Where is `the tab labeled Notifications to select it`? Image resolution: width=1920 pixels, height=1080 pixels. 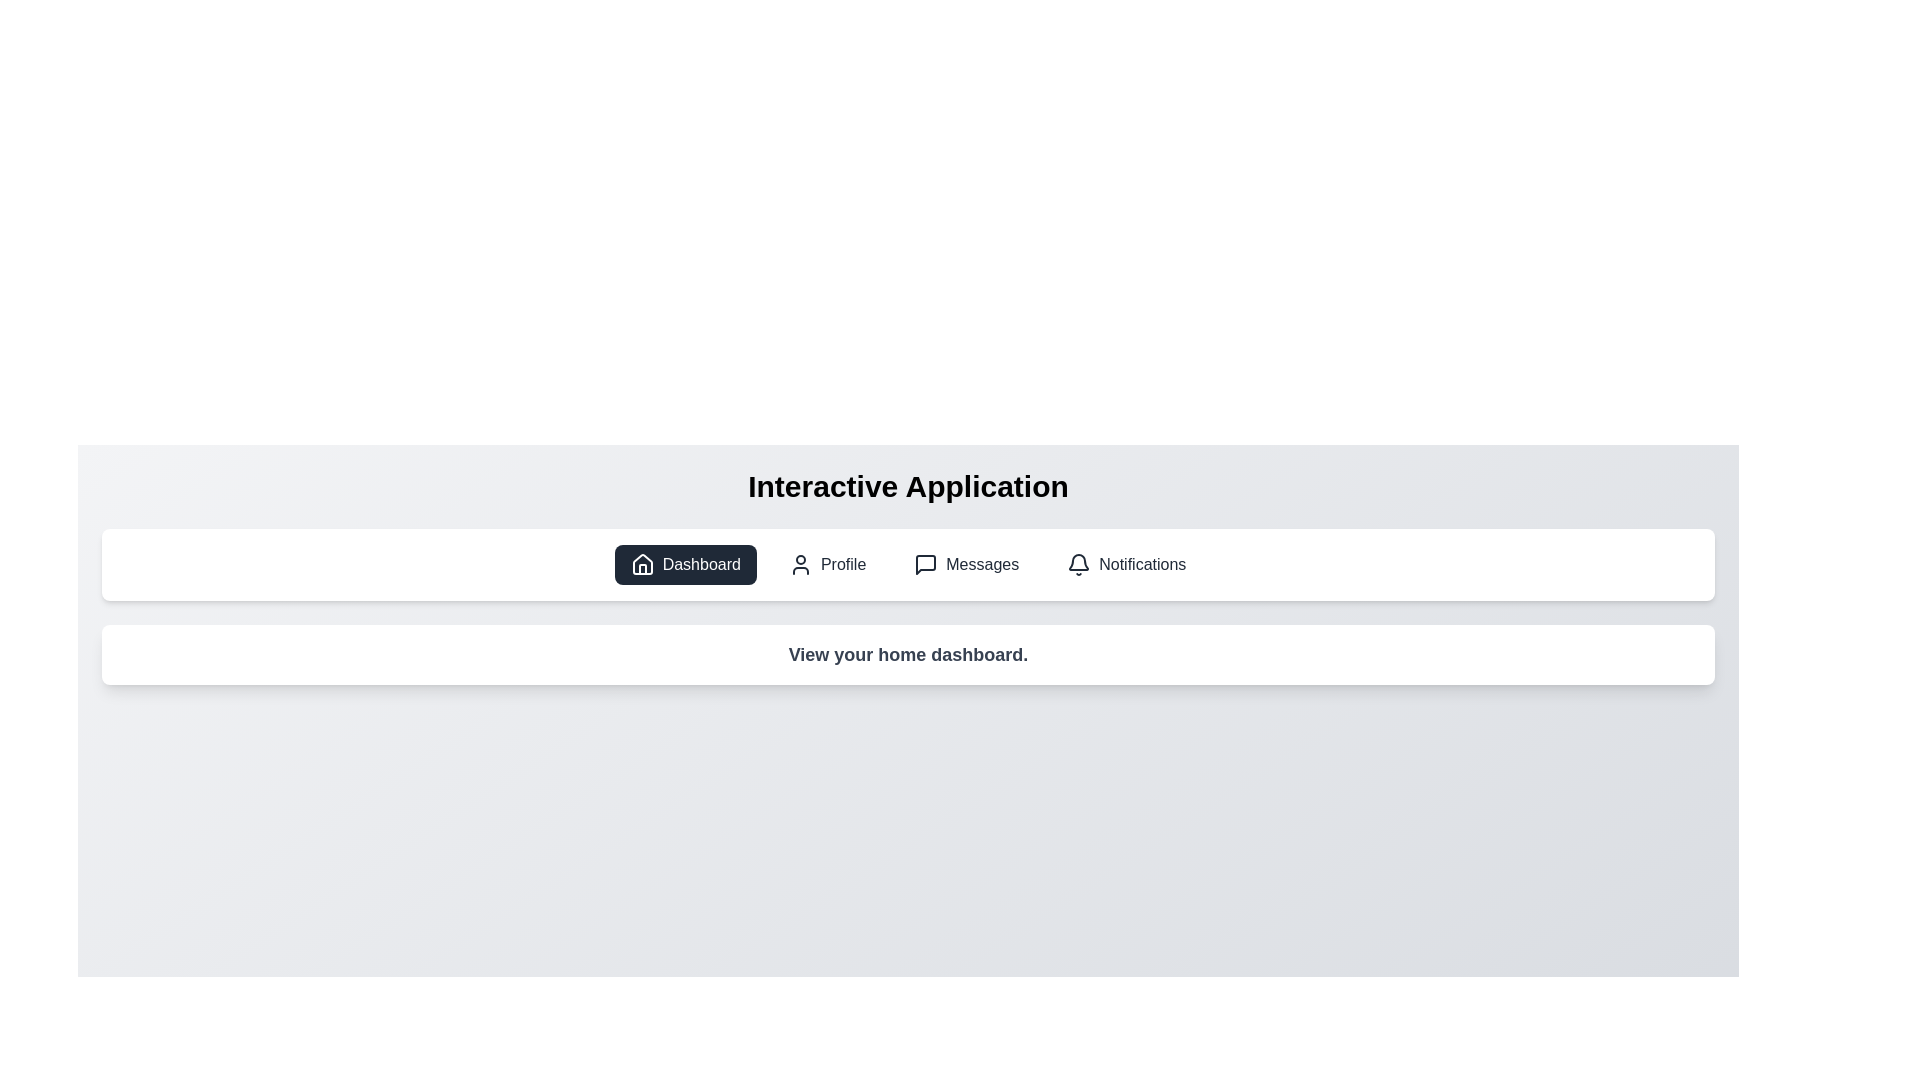 the tab labeled Notifications to select it is located at coordinates (1126, 564).